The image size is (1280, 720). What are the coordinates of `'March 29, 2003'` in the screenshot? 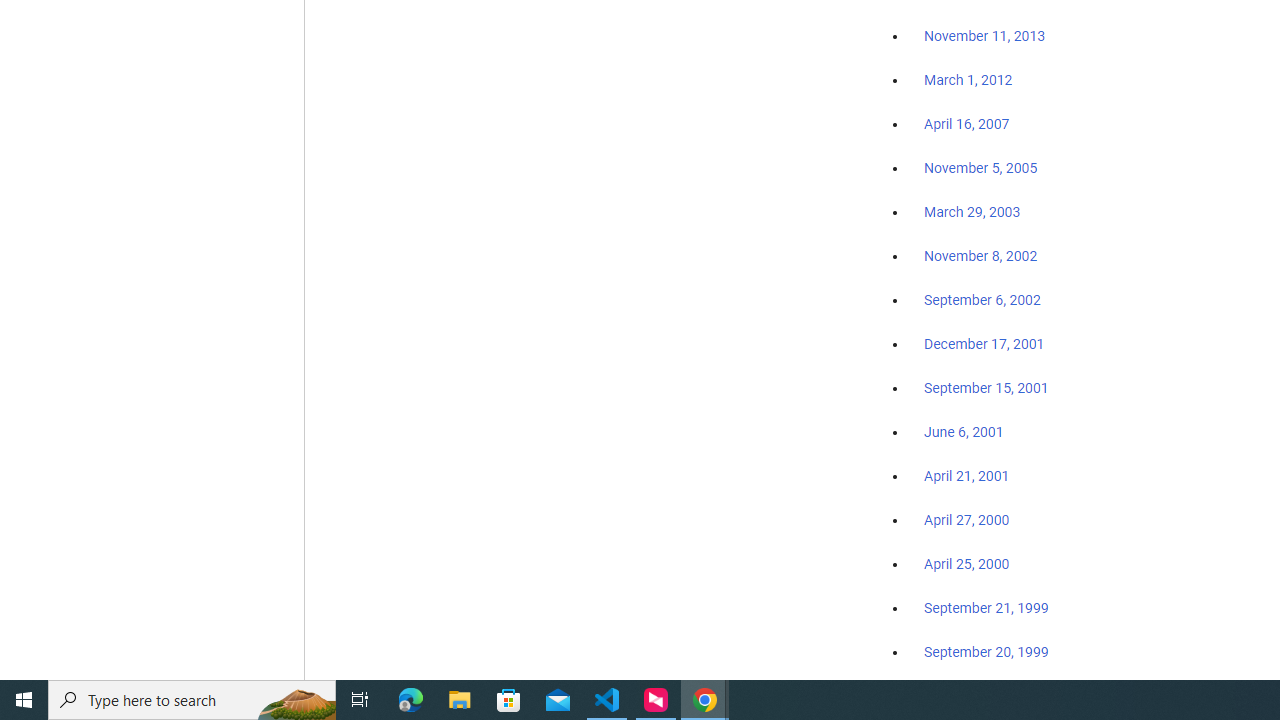 It's located at (972, 212).